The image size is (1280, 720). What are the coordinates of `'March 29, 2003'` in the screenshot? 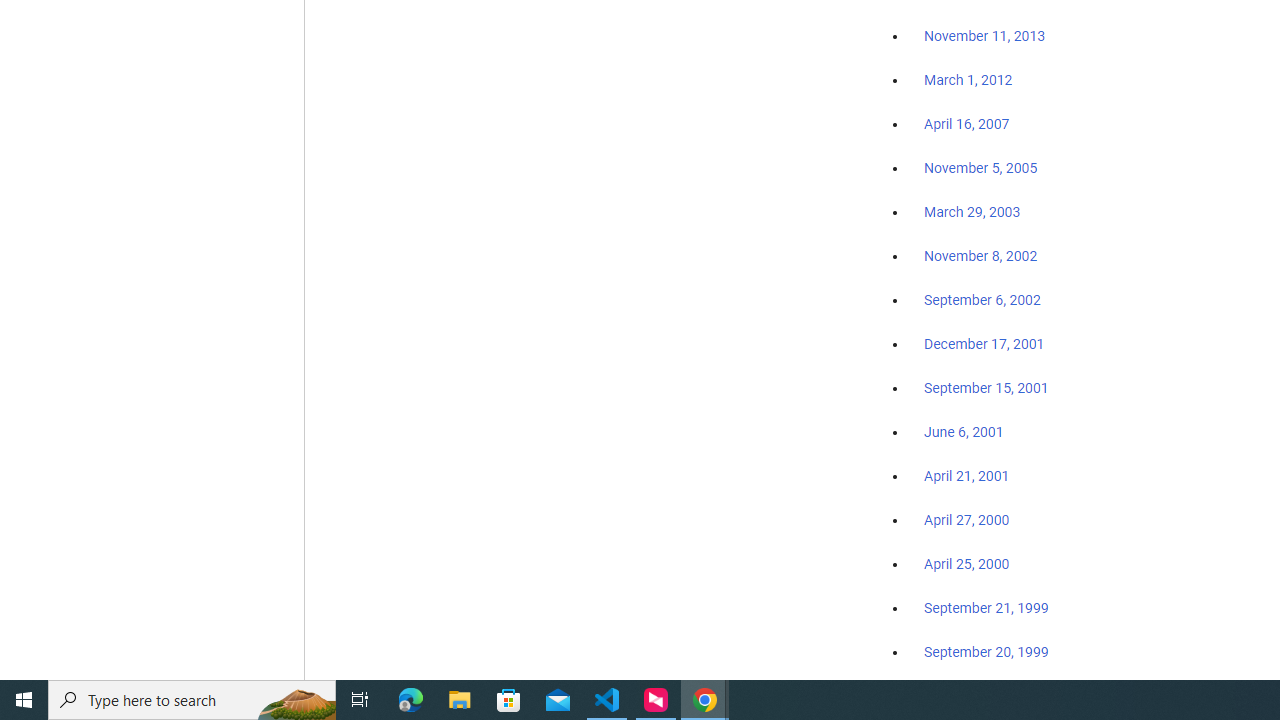 It's located at (972, 212).